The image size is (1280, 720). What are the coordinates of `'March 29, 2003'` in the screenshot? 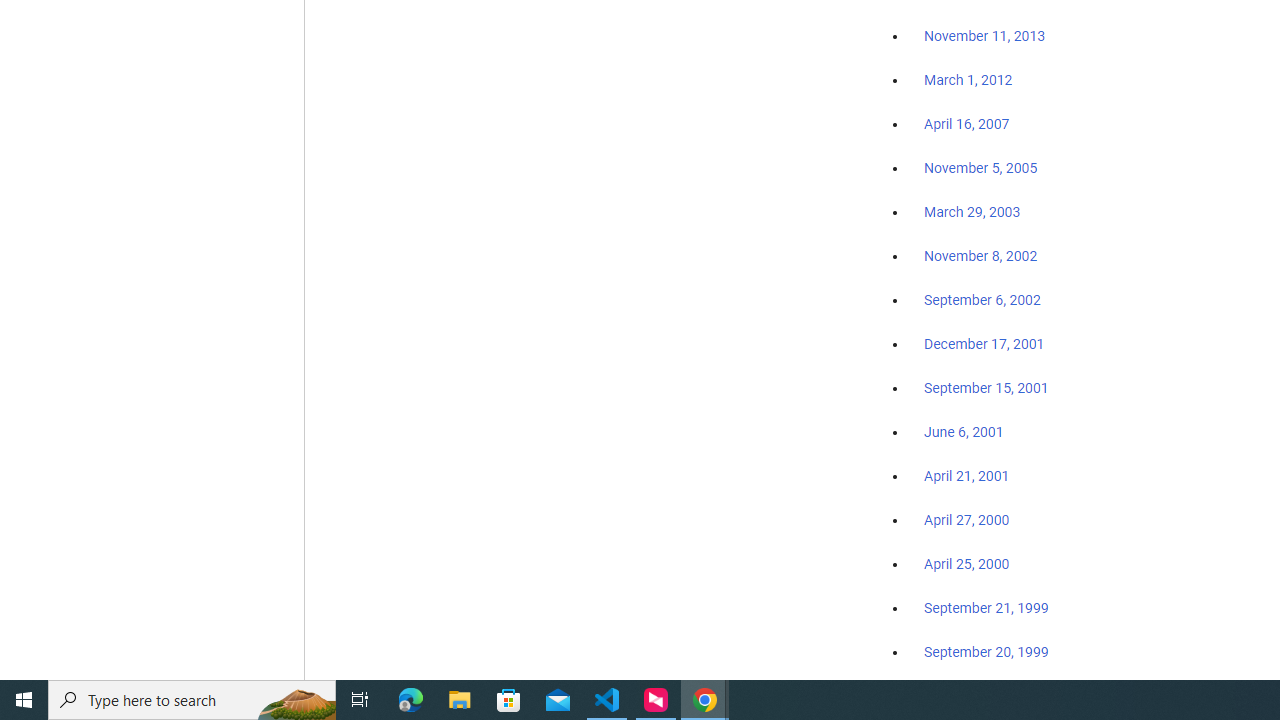 It's located at (972, 212).